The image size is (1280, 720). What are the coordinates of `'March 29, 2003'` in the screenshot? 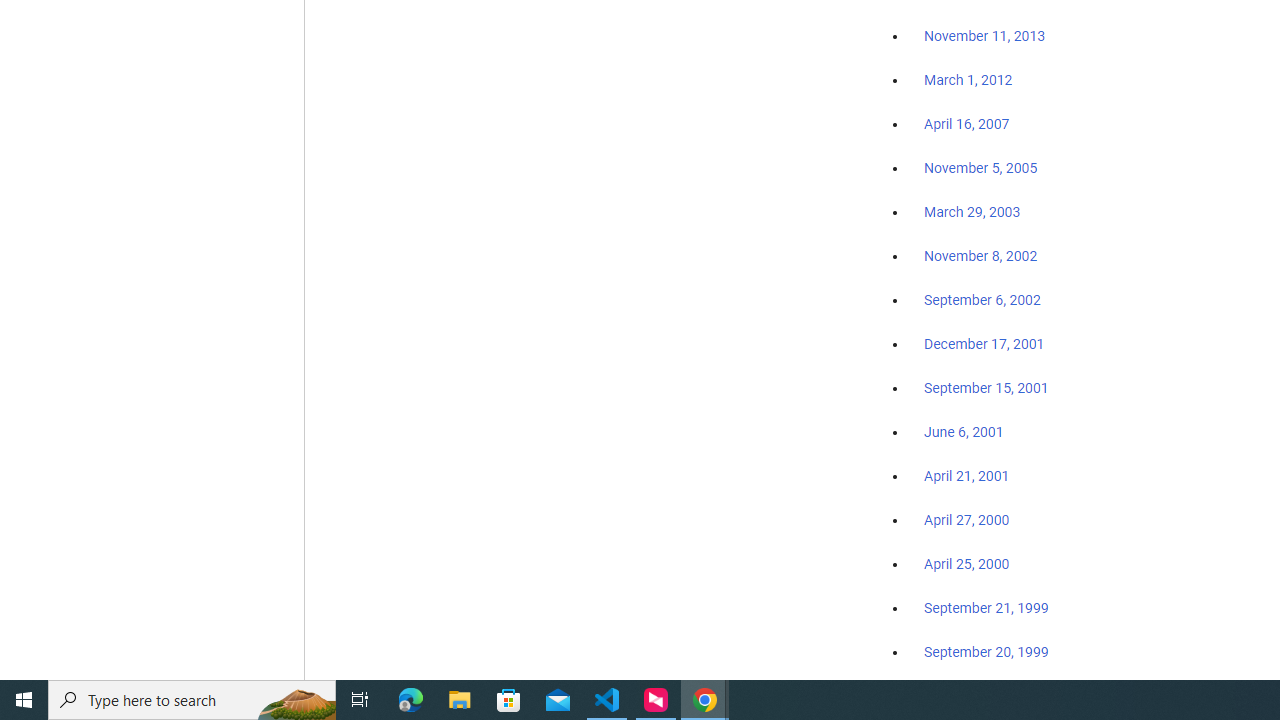 It's located at (972, 212).